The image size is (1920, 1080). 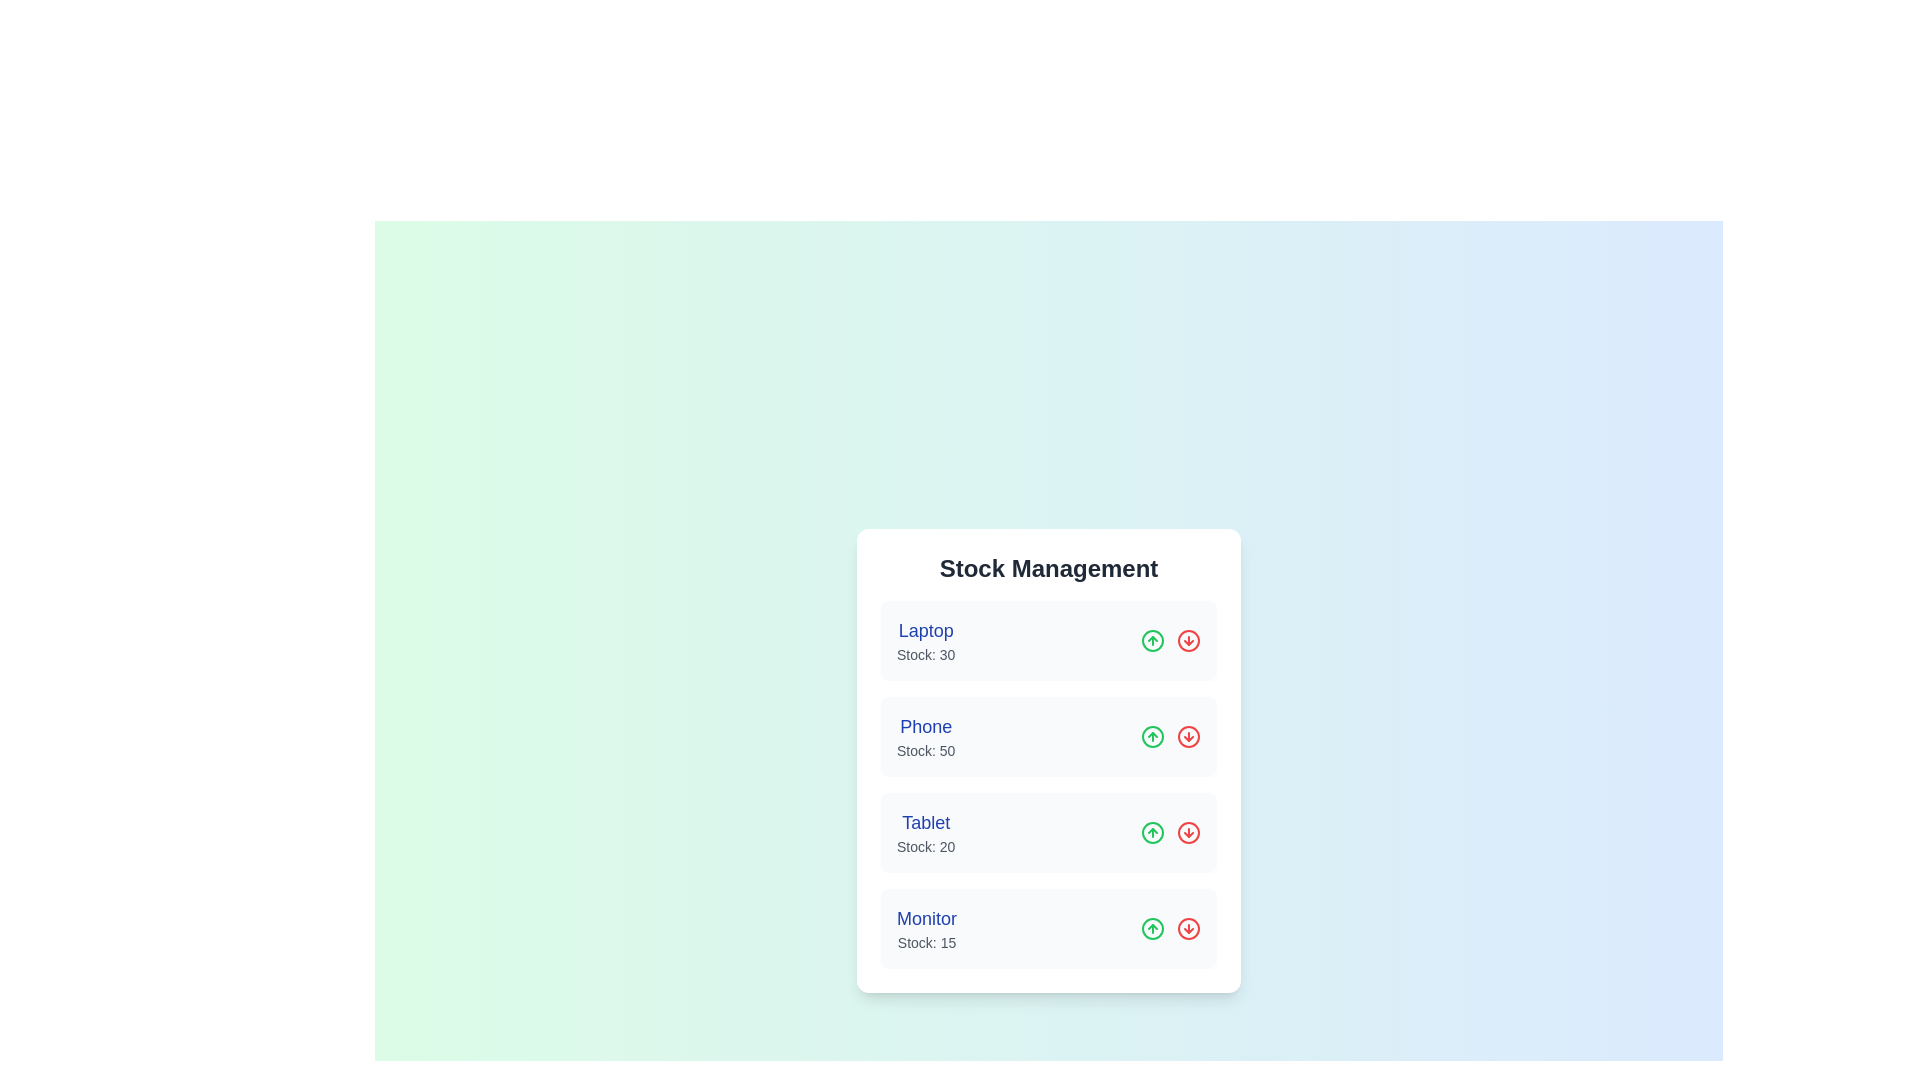 I want to click on the decrement icon for the product Monitor, so click(x=1189, y=929).